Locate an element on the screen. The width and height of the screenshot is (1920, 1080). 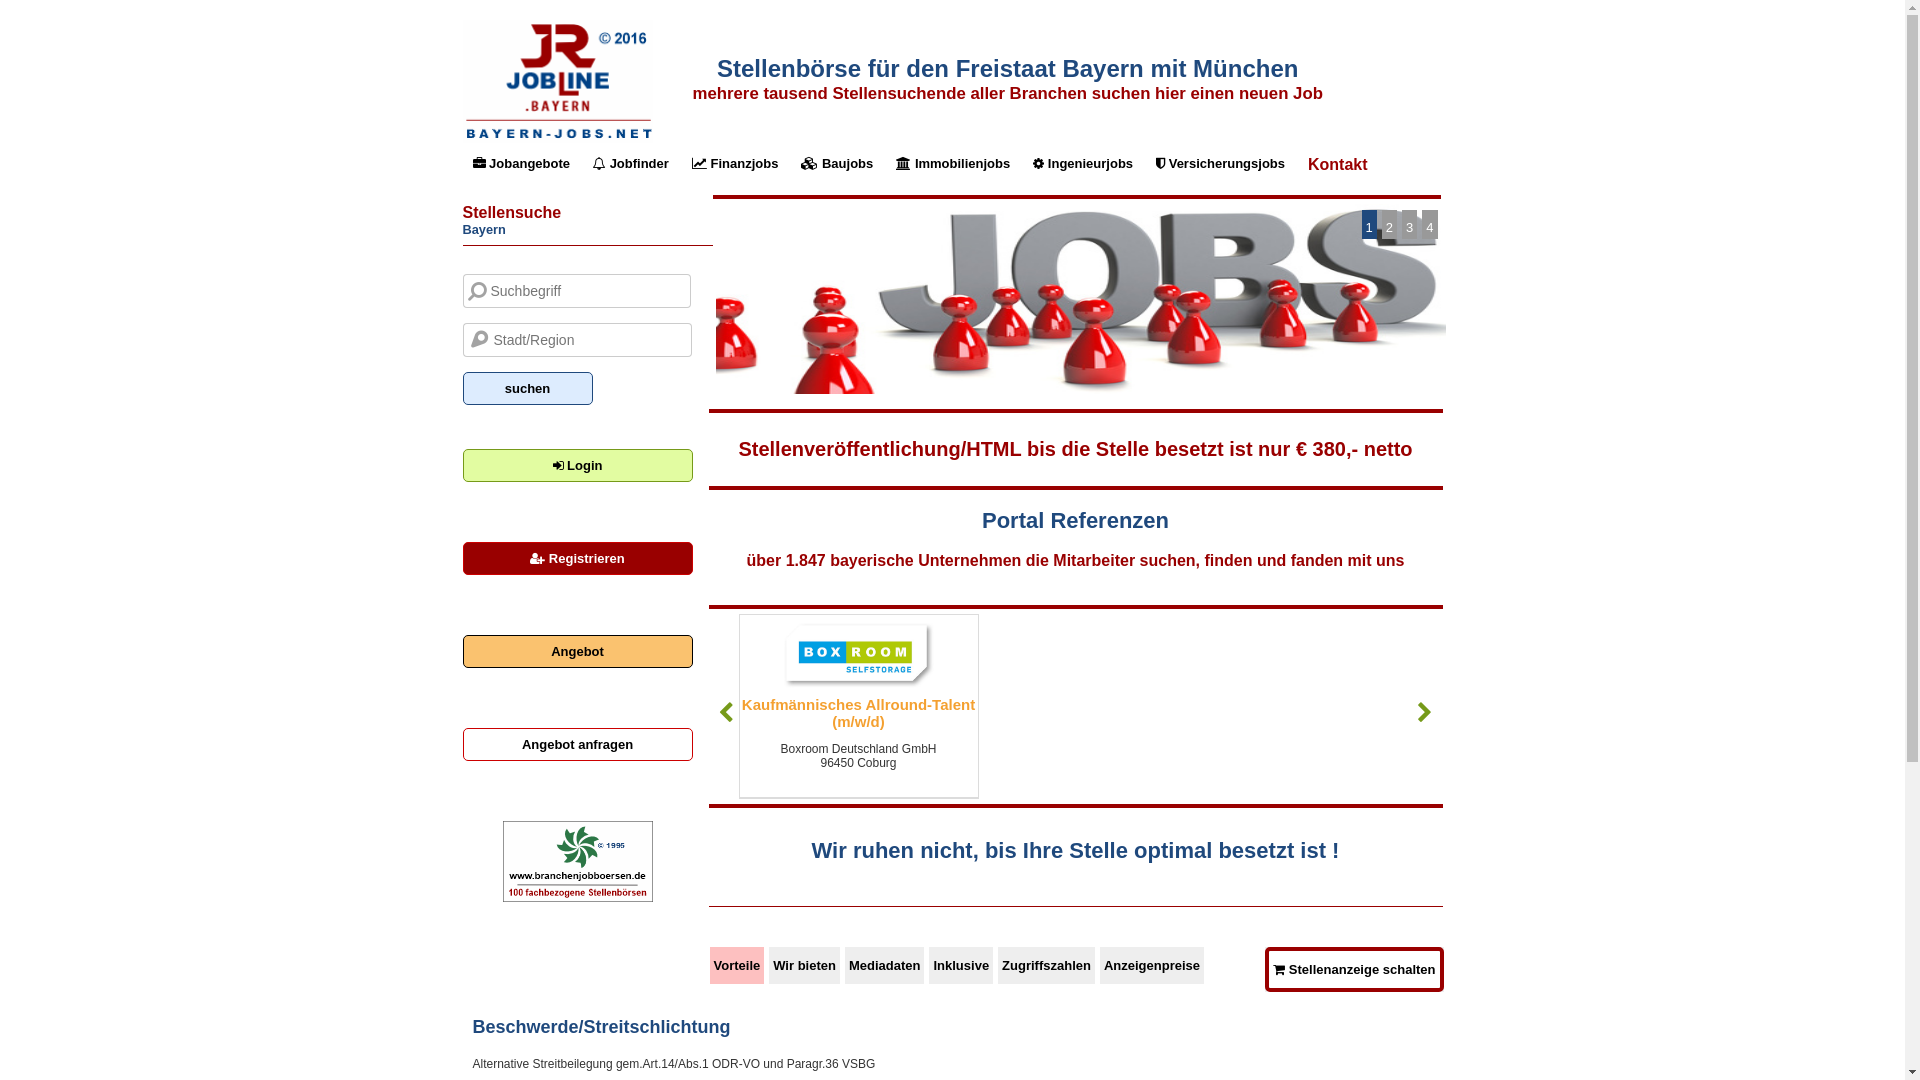
'Mediadaten' is located at coordinates (886, 964).